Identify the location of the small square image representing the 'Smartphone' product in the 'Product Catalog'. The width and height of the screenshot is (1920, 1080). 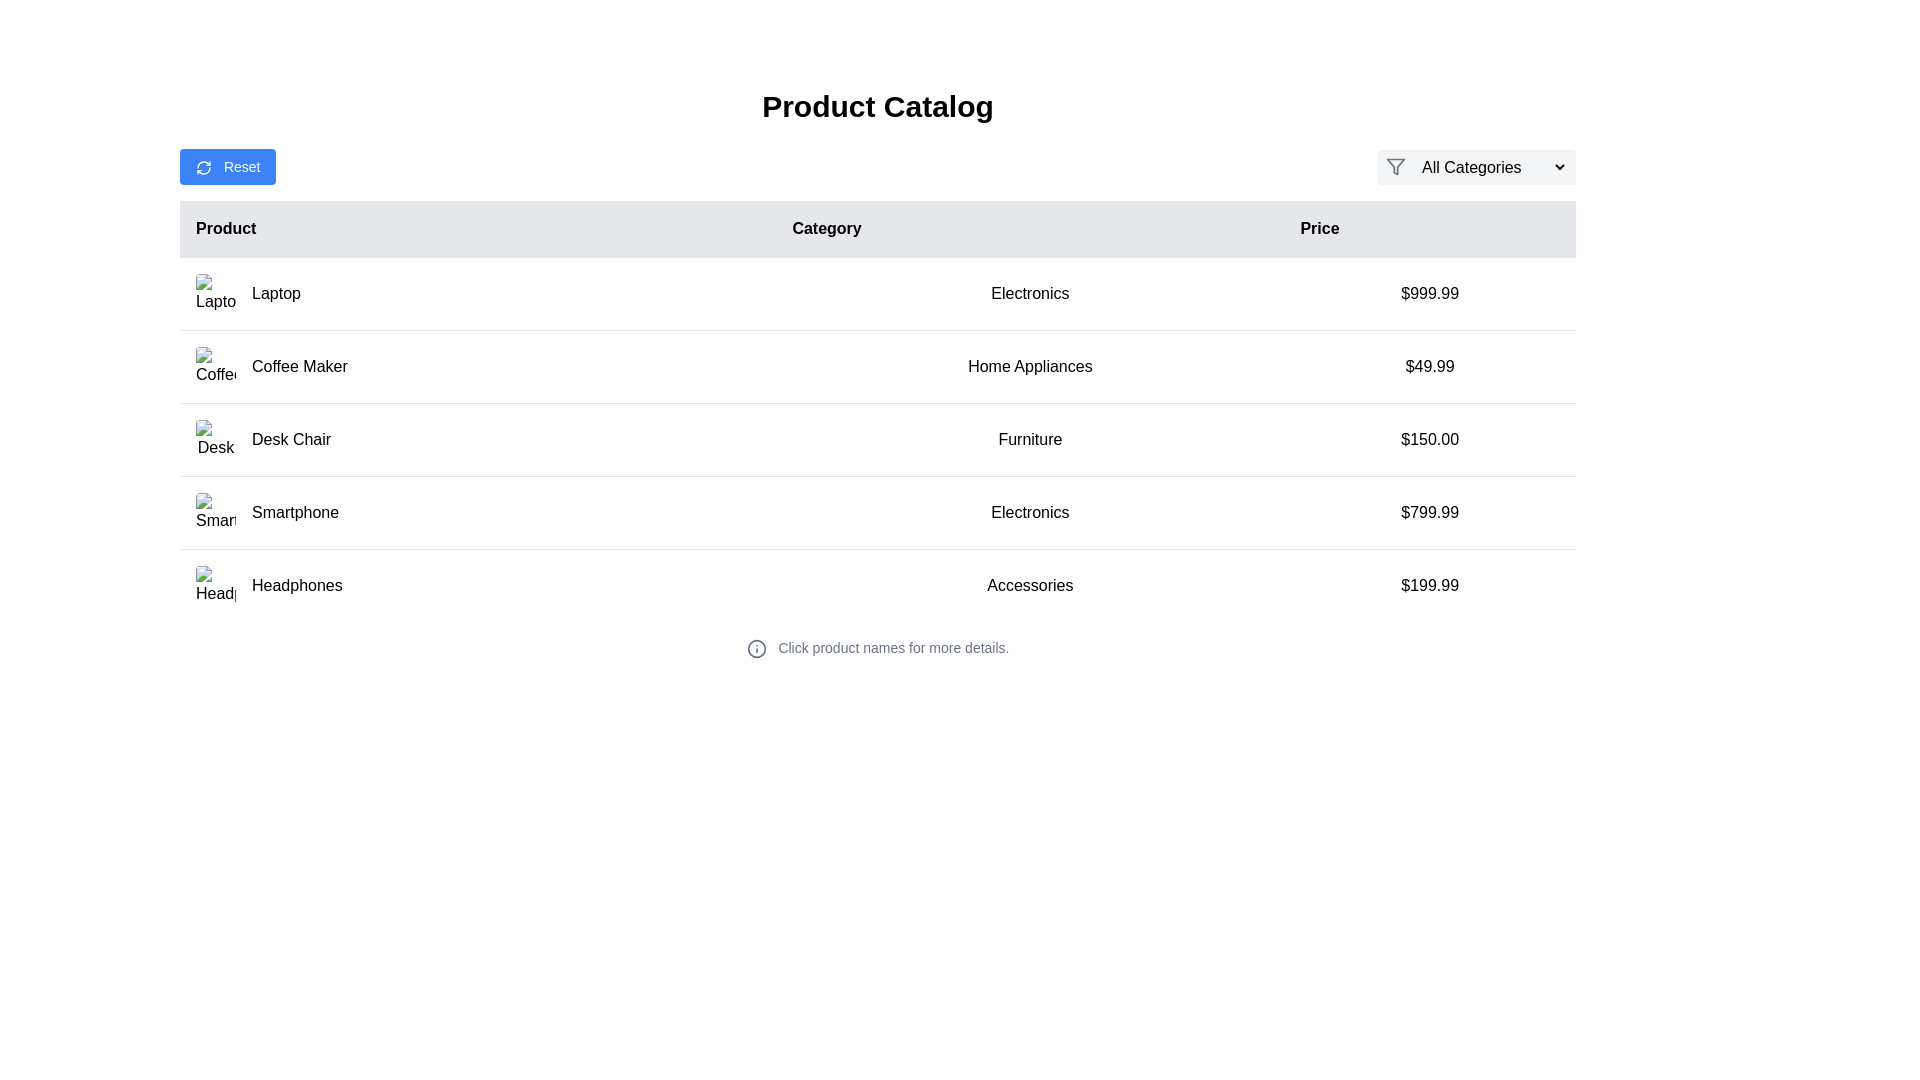
(216, 512).